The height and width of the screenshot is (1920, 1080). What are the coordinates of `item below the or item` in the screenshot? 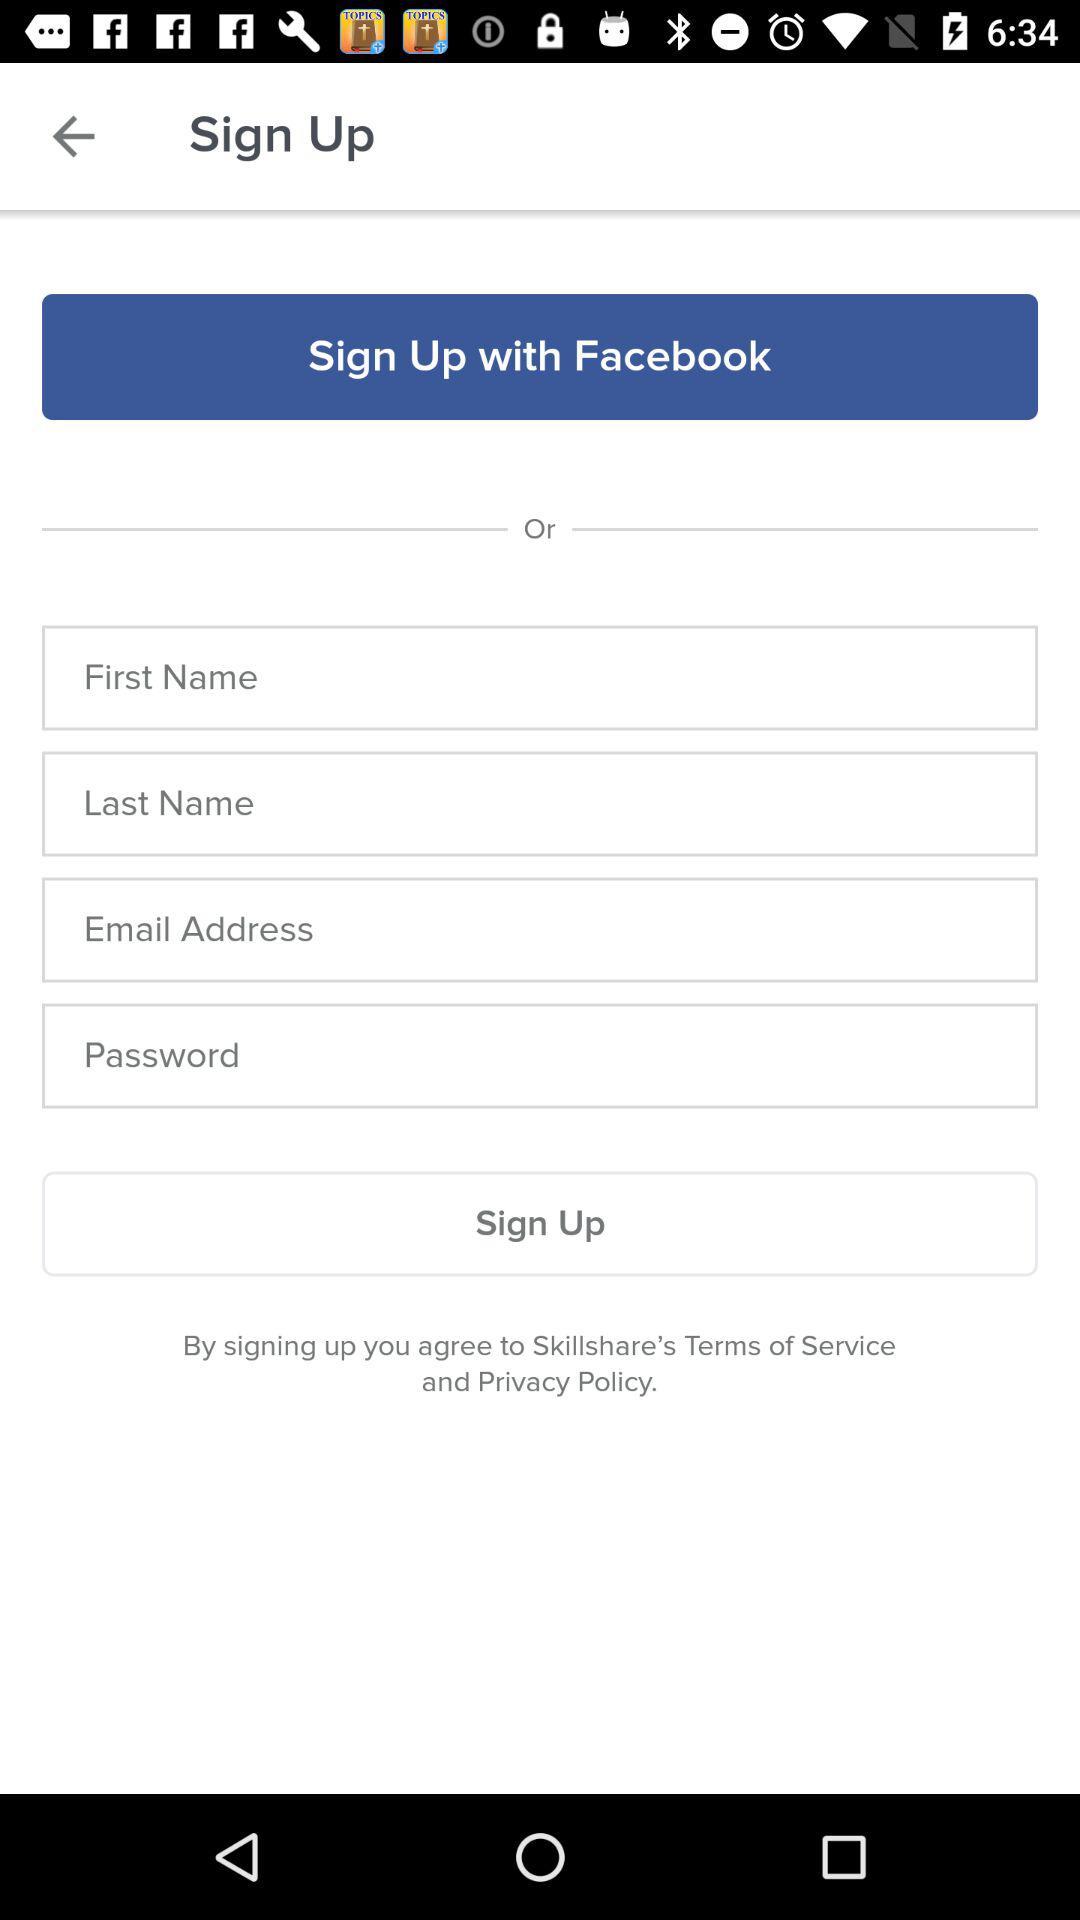 It's located at (540, 677).